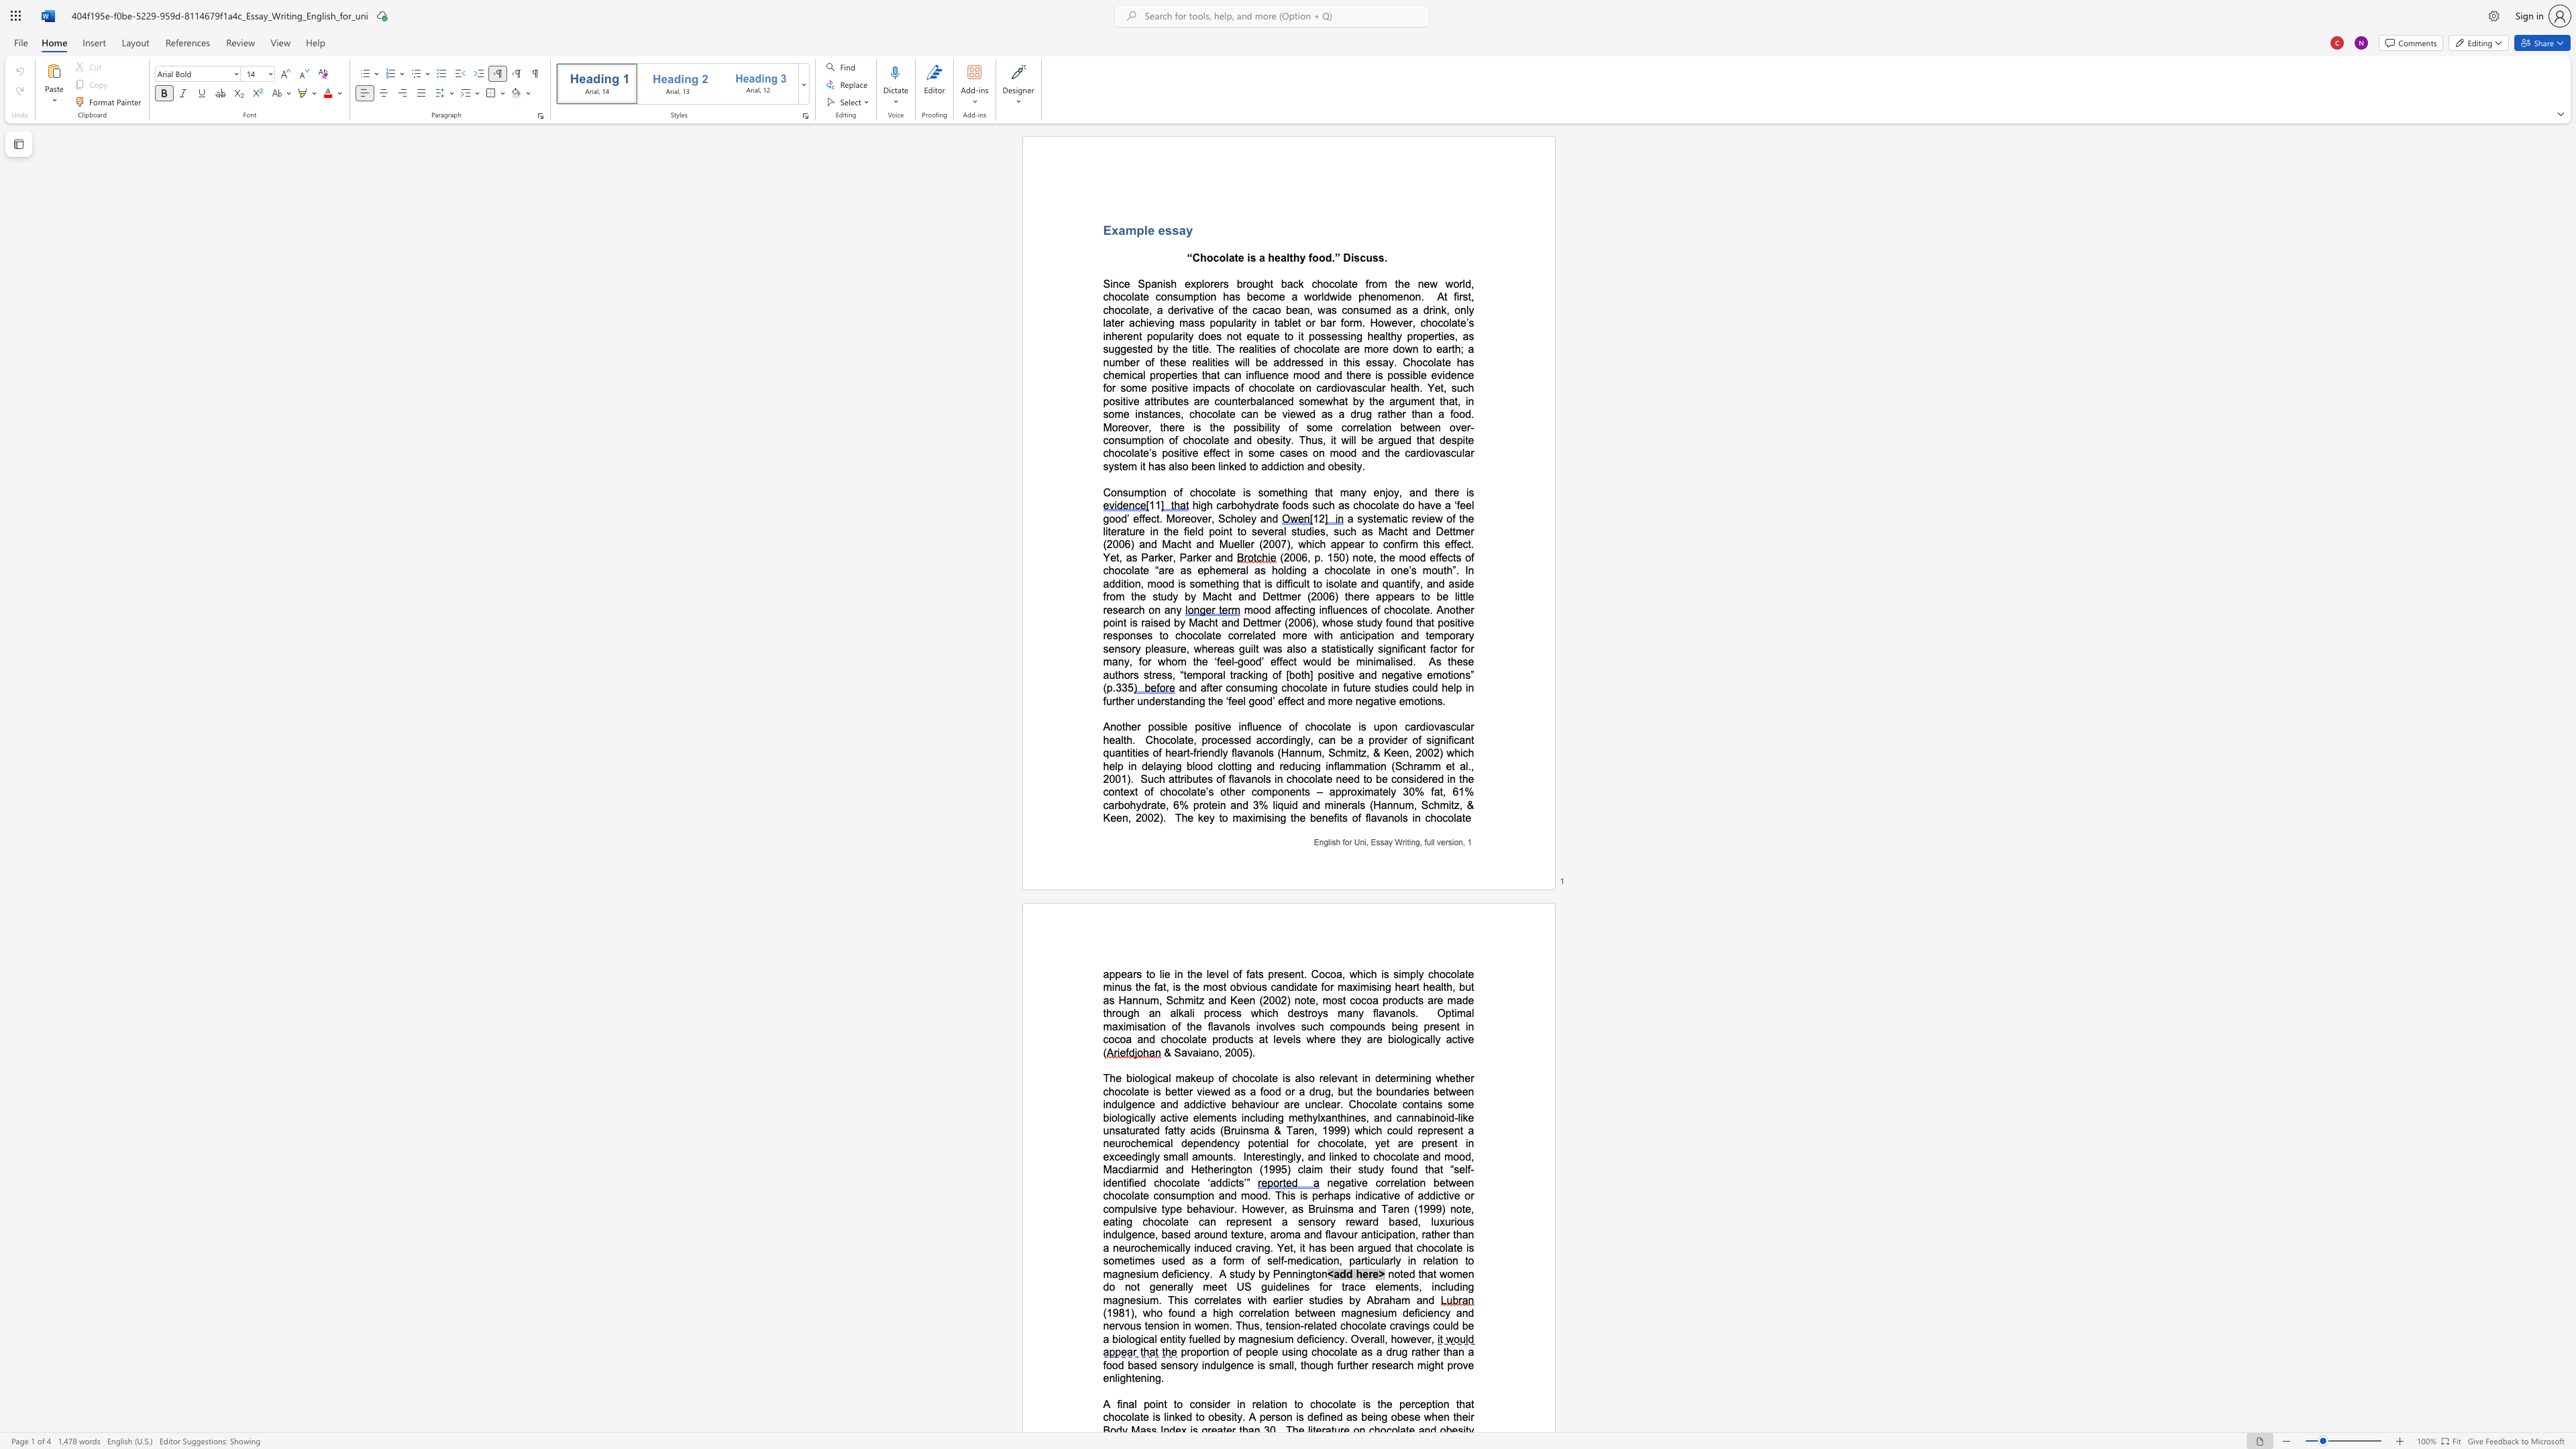 The width and height of the screenshot is (2576, 1449). What do you see at coordinates (1134, 1130) in the screenshot?
I see `the subset text "rated fatty acids (Bruinsma & Taren" within the text "some biologically active elements including methylxanthines, and cannabinoid-like unsaturated fatty acids (Bruinsma & Taren, 1999) which could"` at bounding box center [1134, 1130].